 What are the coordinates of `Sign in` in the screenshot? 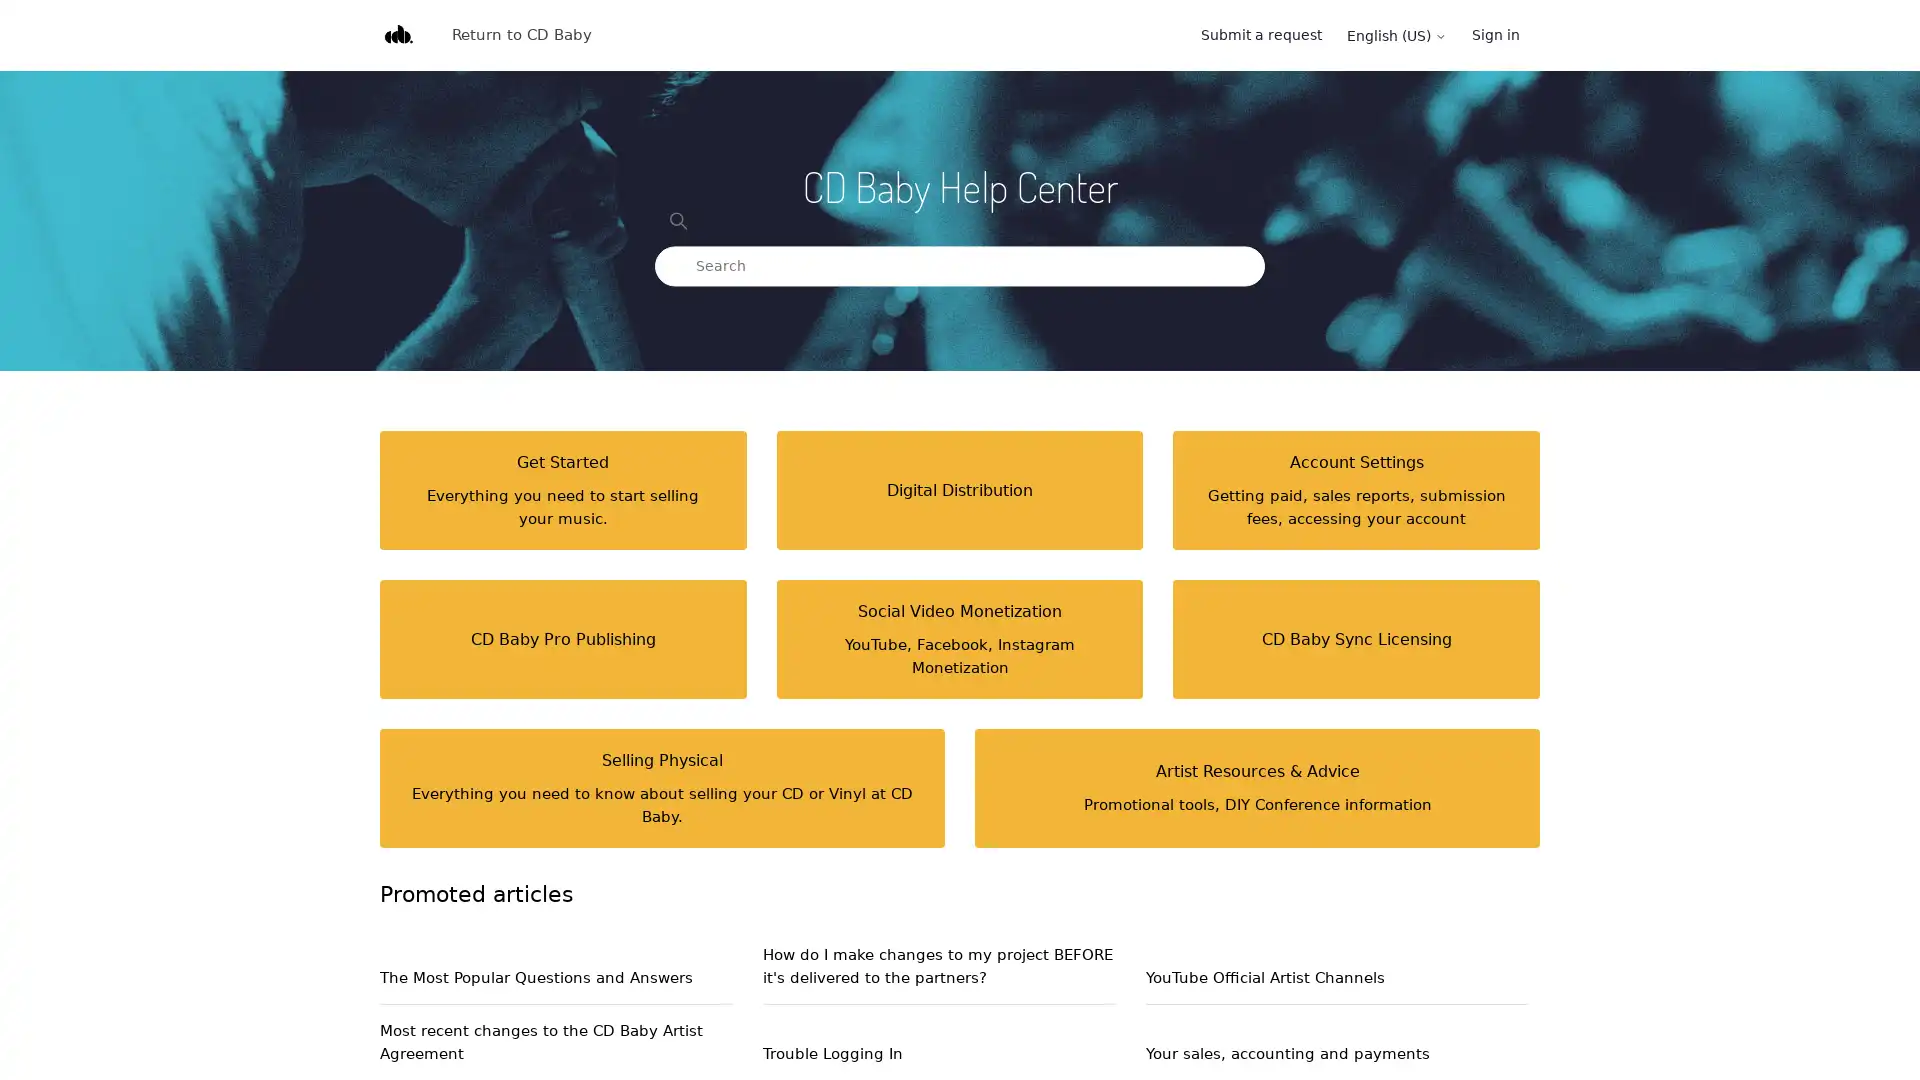 It's located at (1506, 35).